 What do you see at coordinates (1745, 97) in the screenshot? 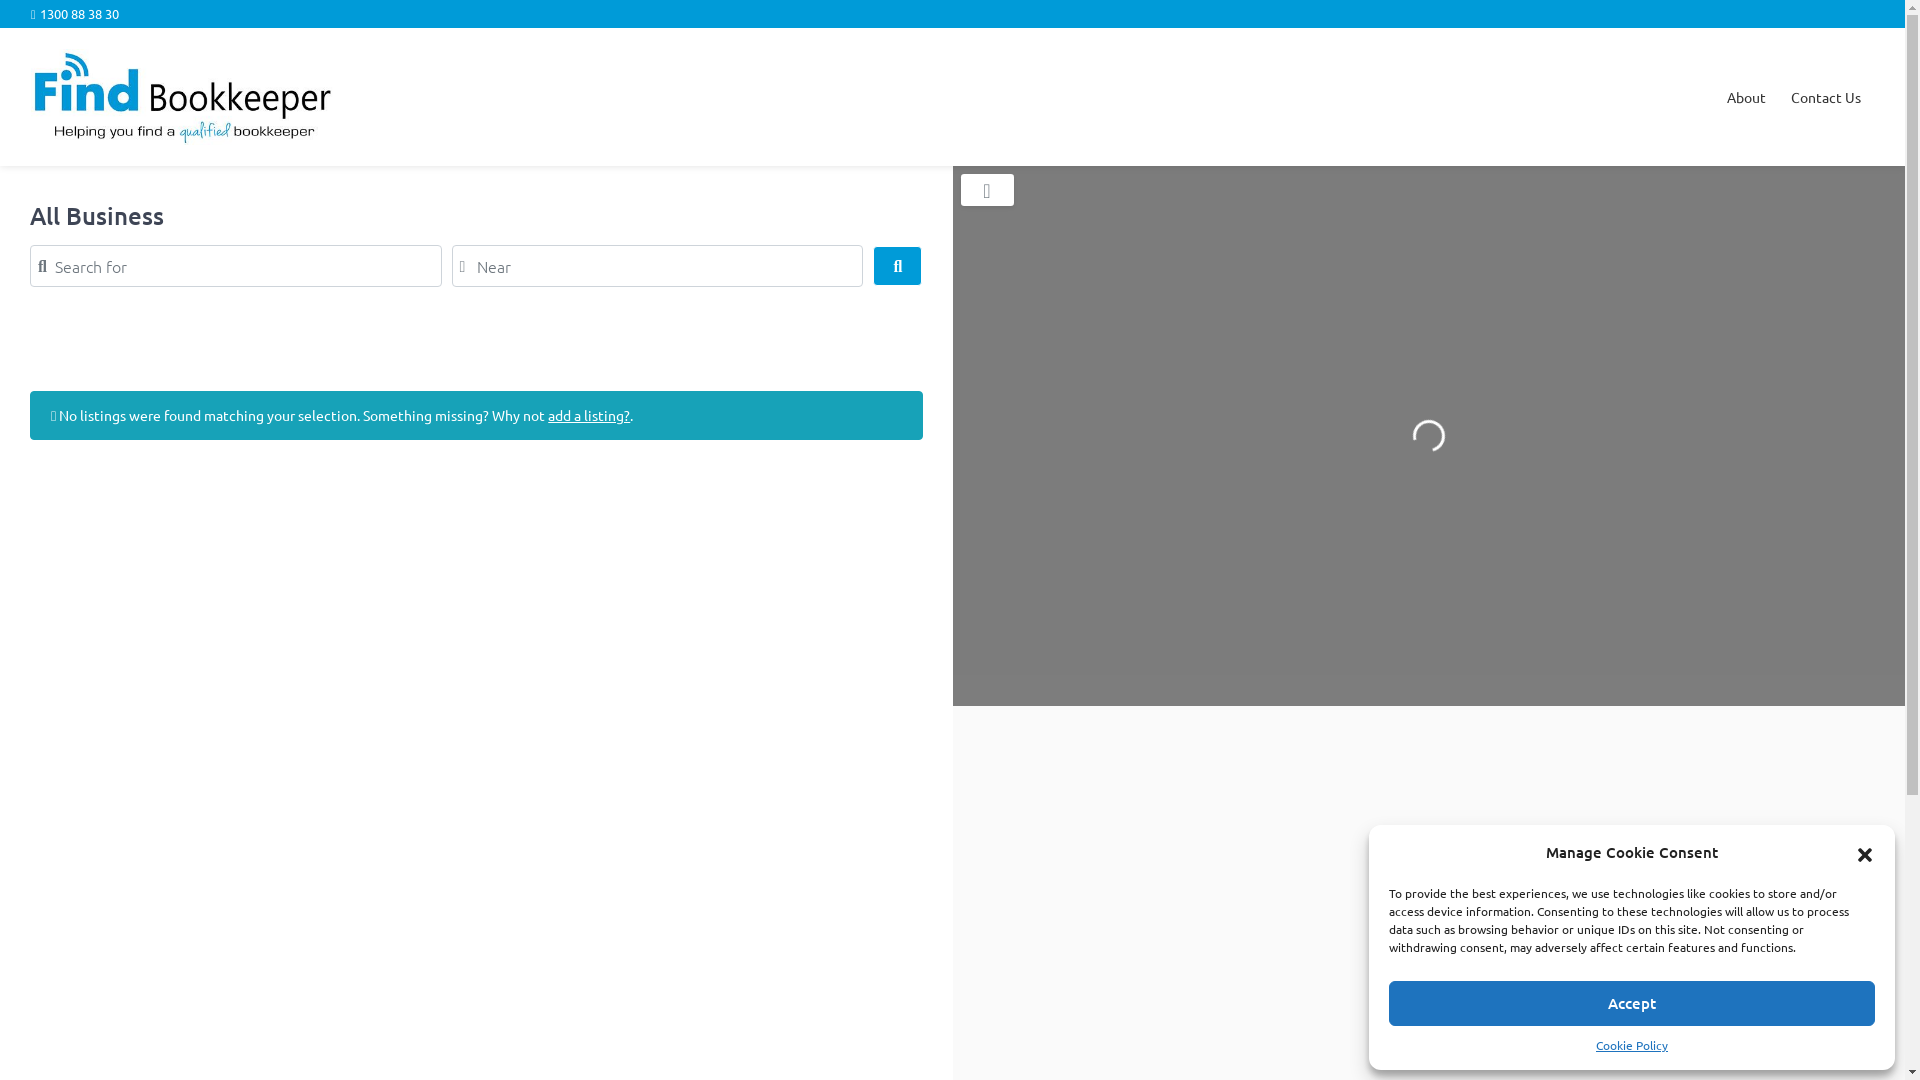
I see `'About'` at bounding box center [1745, 97].